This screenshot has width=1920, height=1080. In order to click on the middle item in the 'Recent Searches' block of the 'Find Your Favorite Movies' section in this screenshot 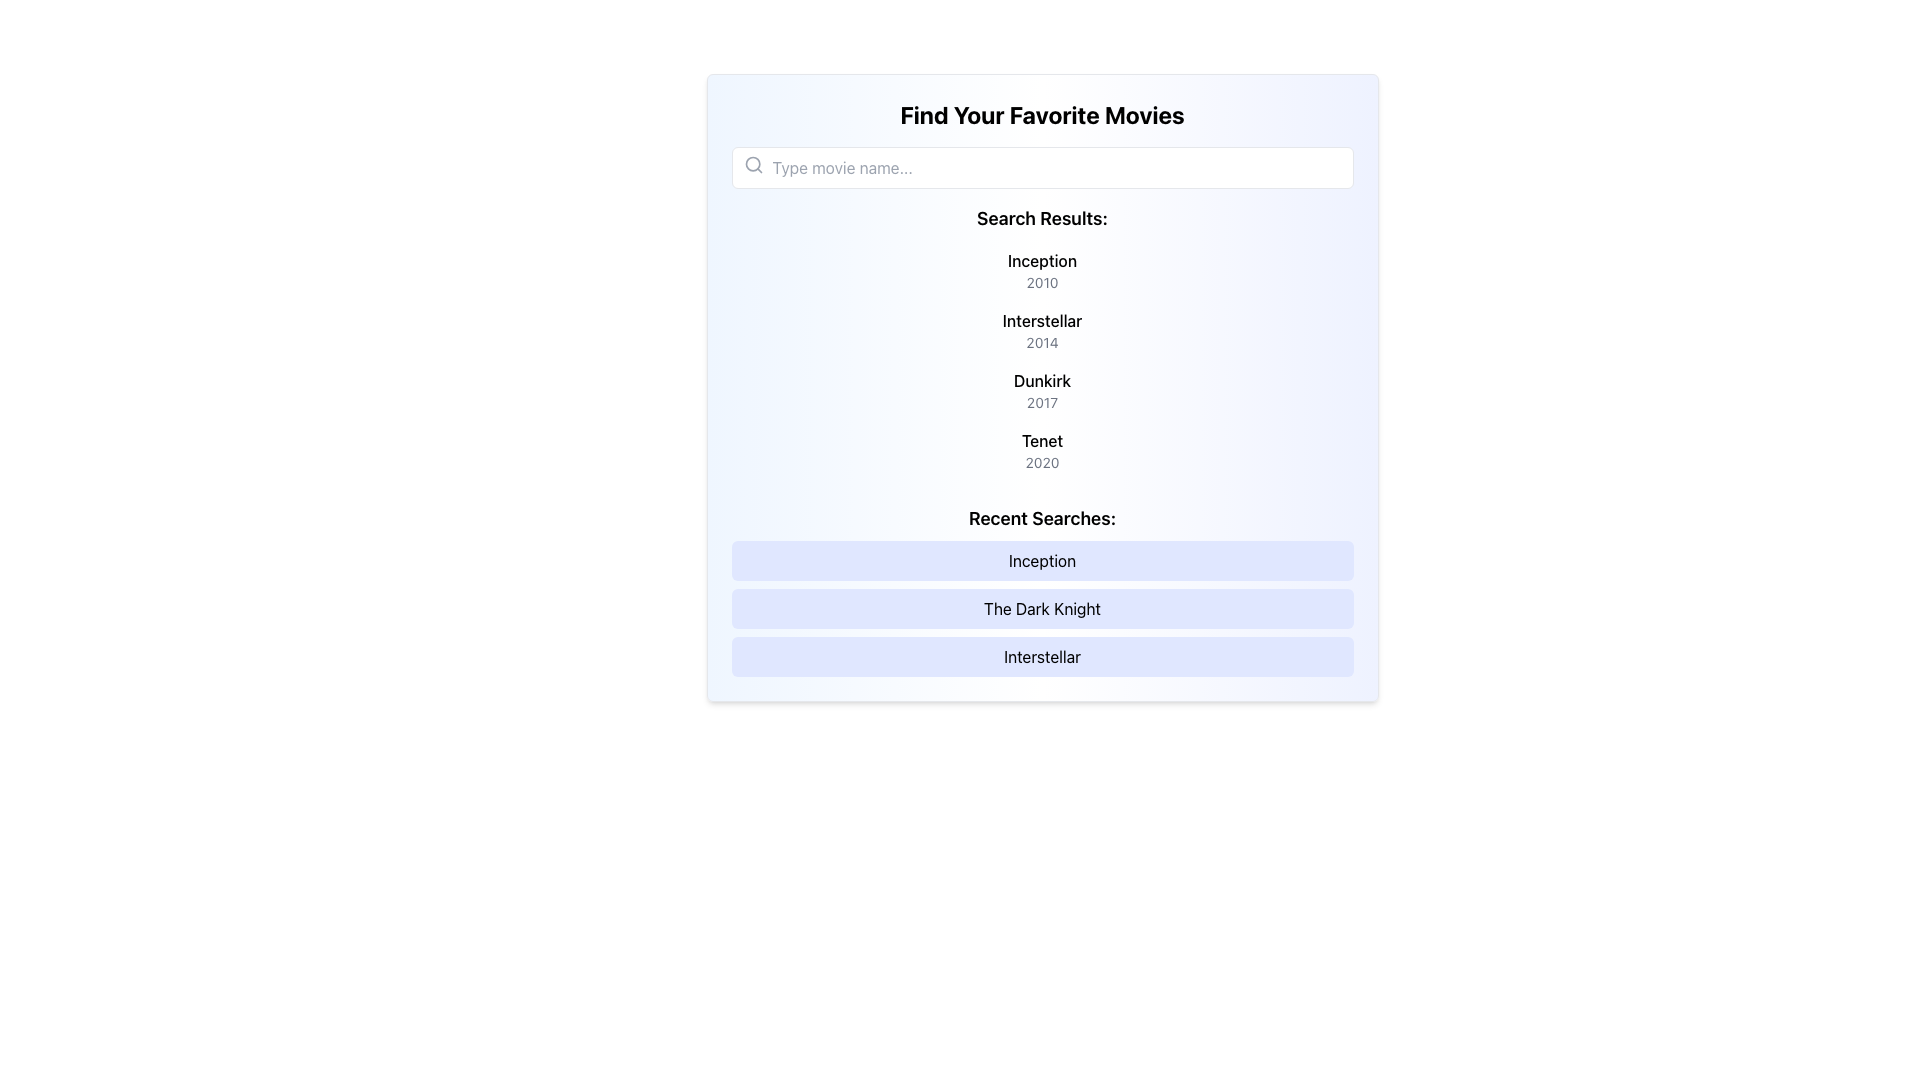, I will do `click(1041, 589)`.